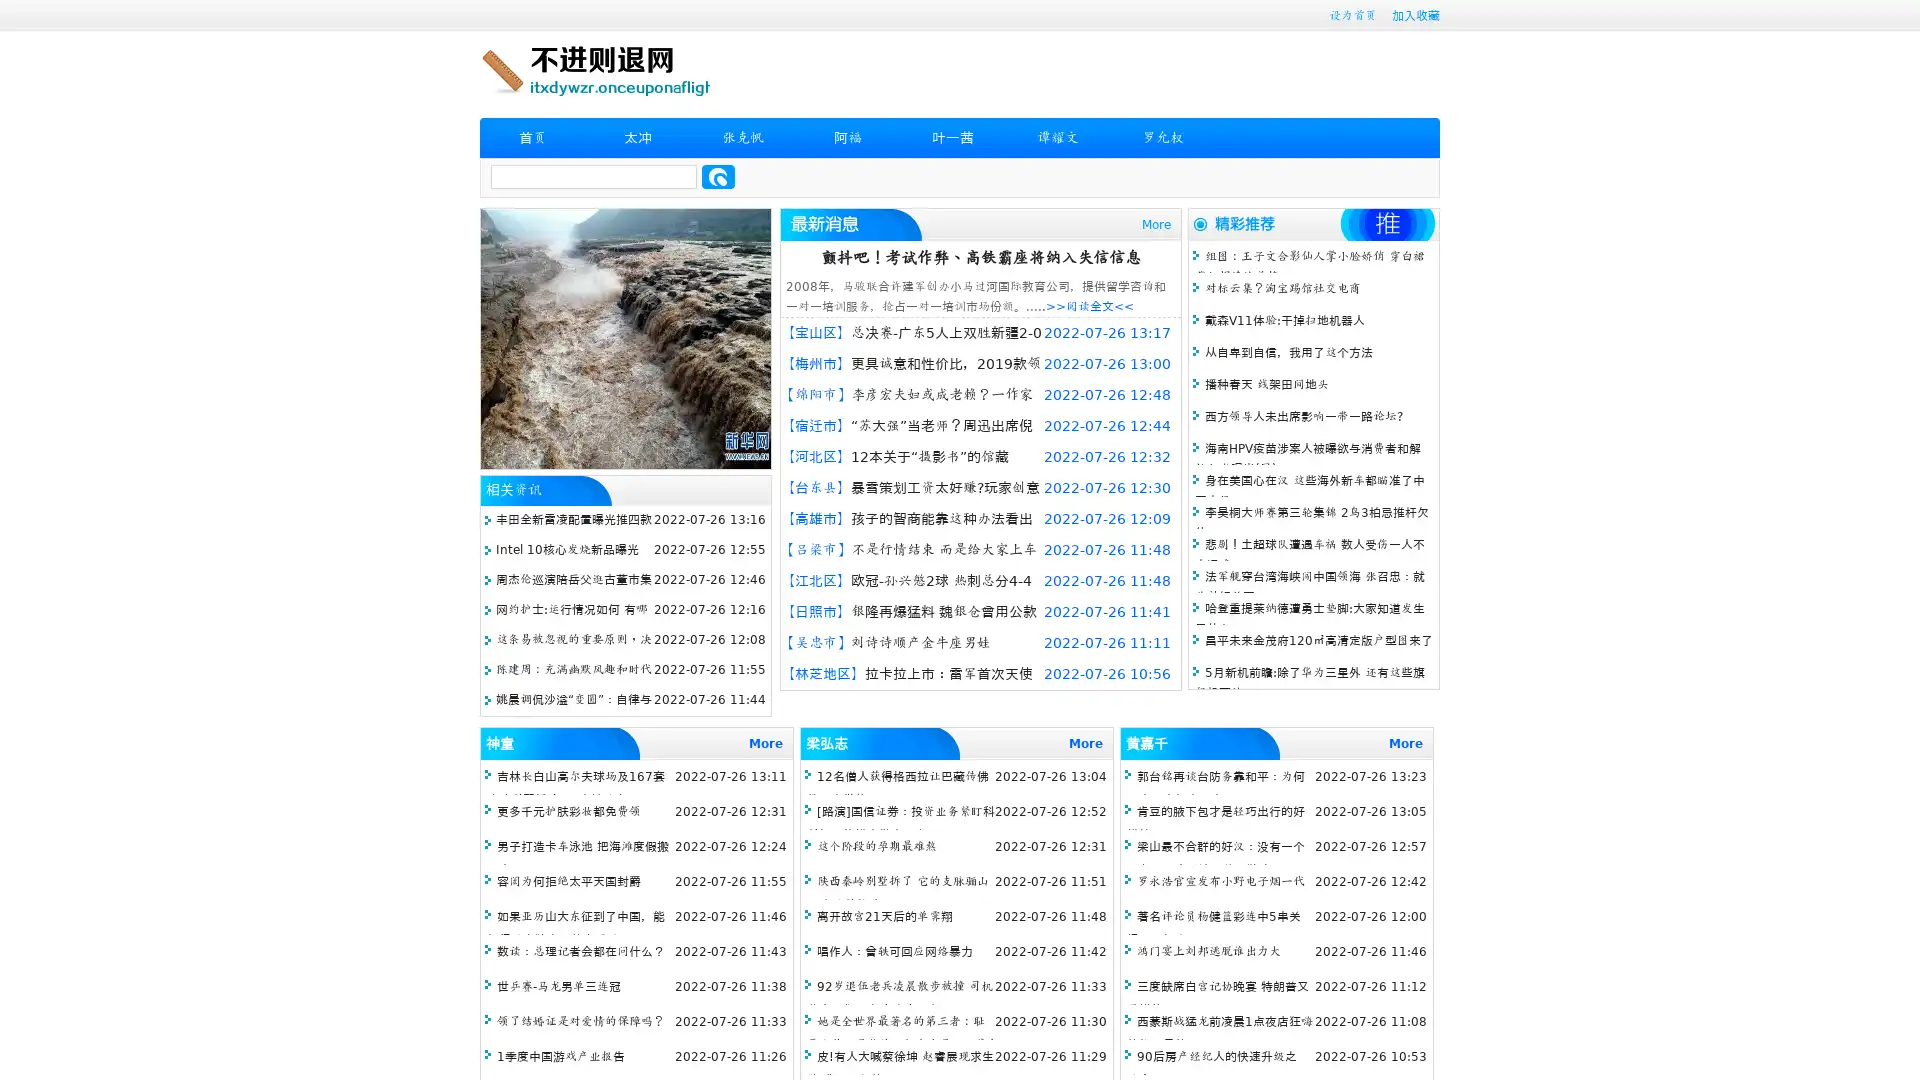 The image size is (1920, 1080). Describe the element at coordinates (718, 176) in the screenshot. I see `Search` at that location.